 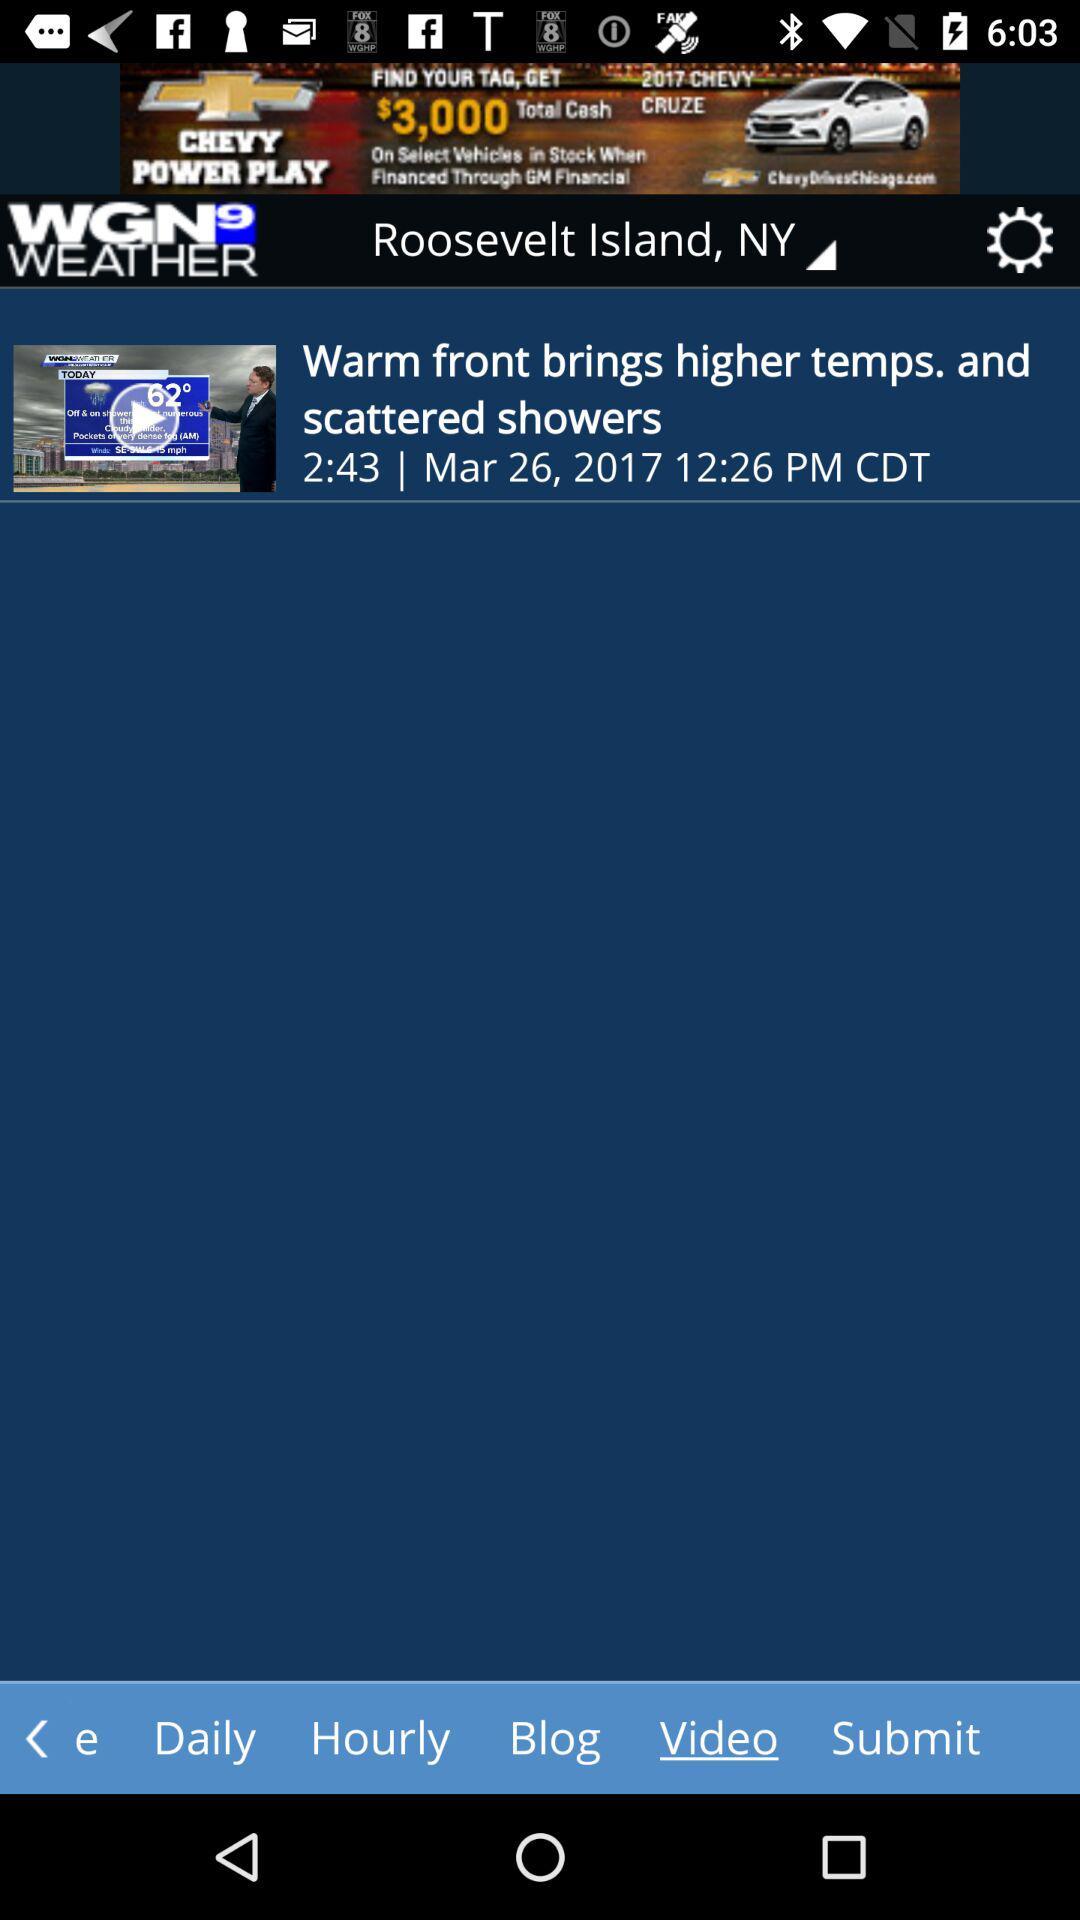 I want to click on the arrow_backward icon, so click(x=36, y=1737).